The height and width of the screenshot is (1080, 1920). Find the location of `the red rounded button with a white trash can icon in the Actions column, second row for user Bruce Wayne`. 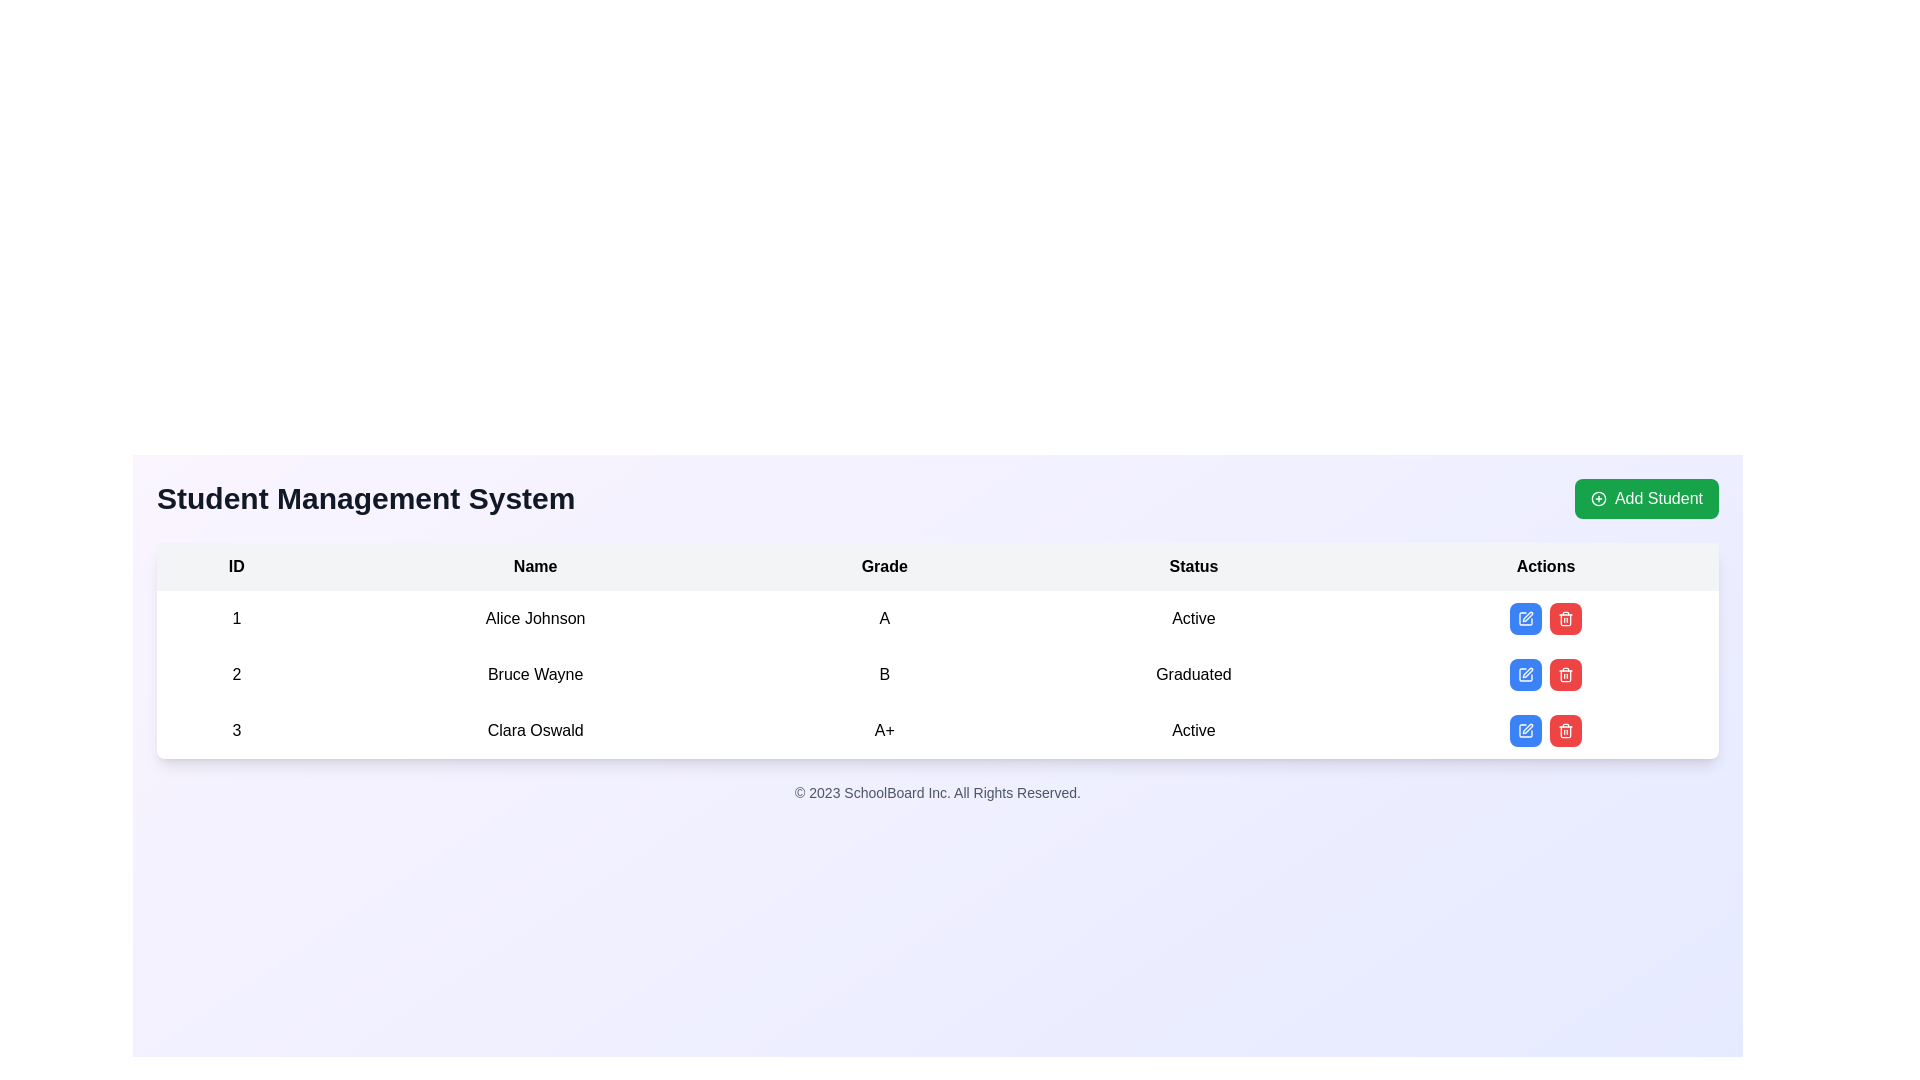

the red rounded button with a white trash can icon in the Actions column, second row for user Bruce Wayne is located at coordinates (1564, 675).